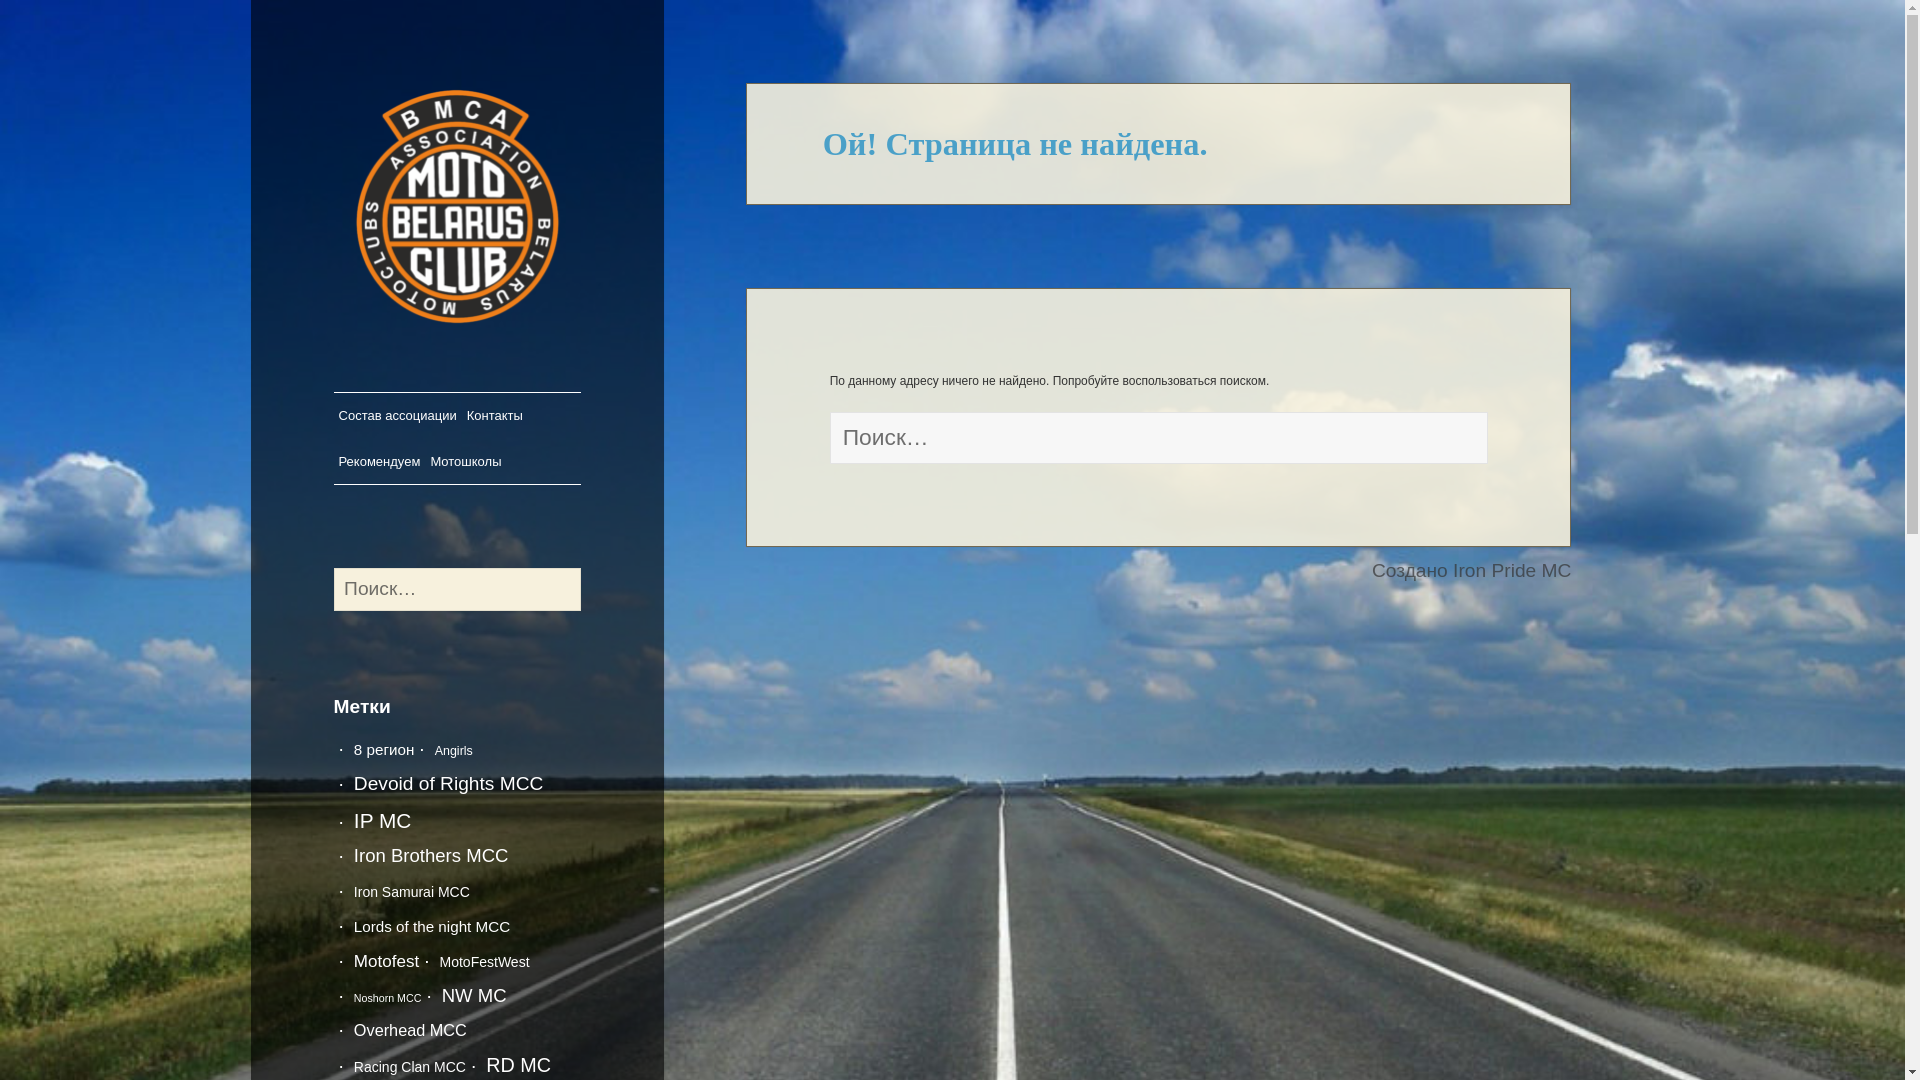 The width and height of the screenshot is (1920, 1080). What do you see at coordinates (354, 960) in the screenshot?
I see `'Motofest'` at bounding box center [354, 960].